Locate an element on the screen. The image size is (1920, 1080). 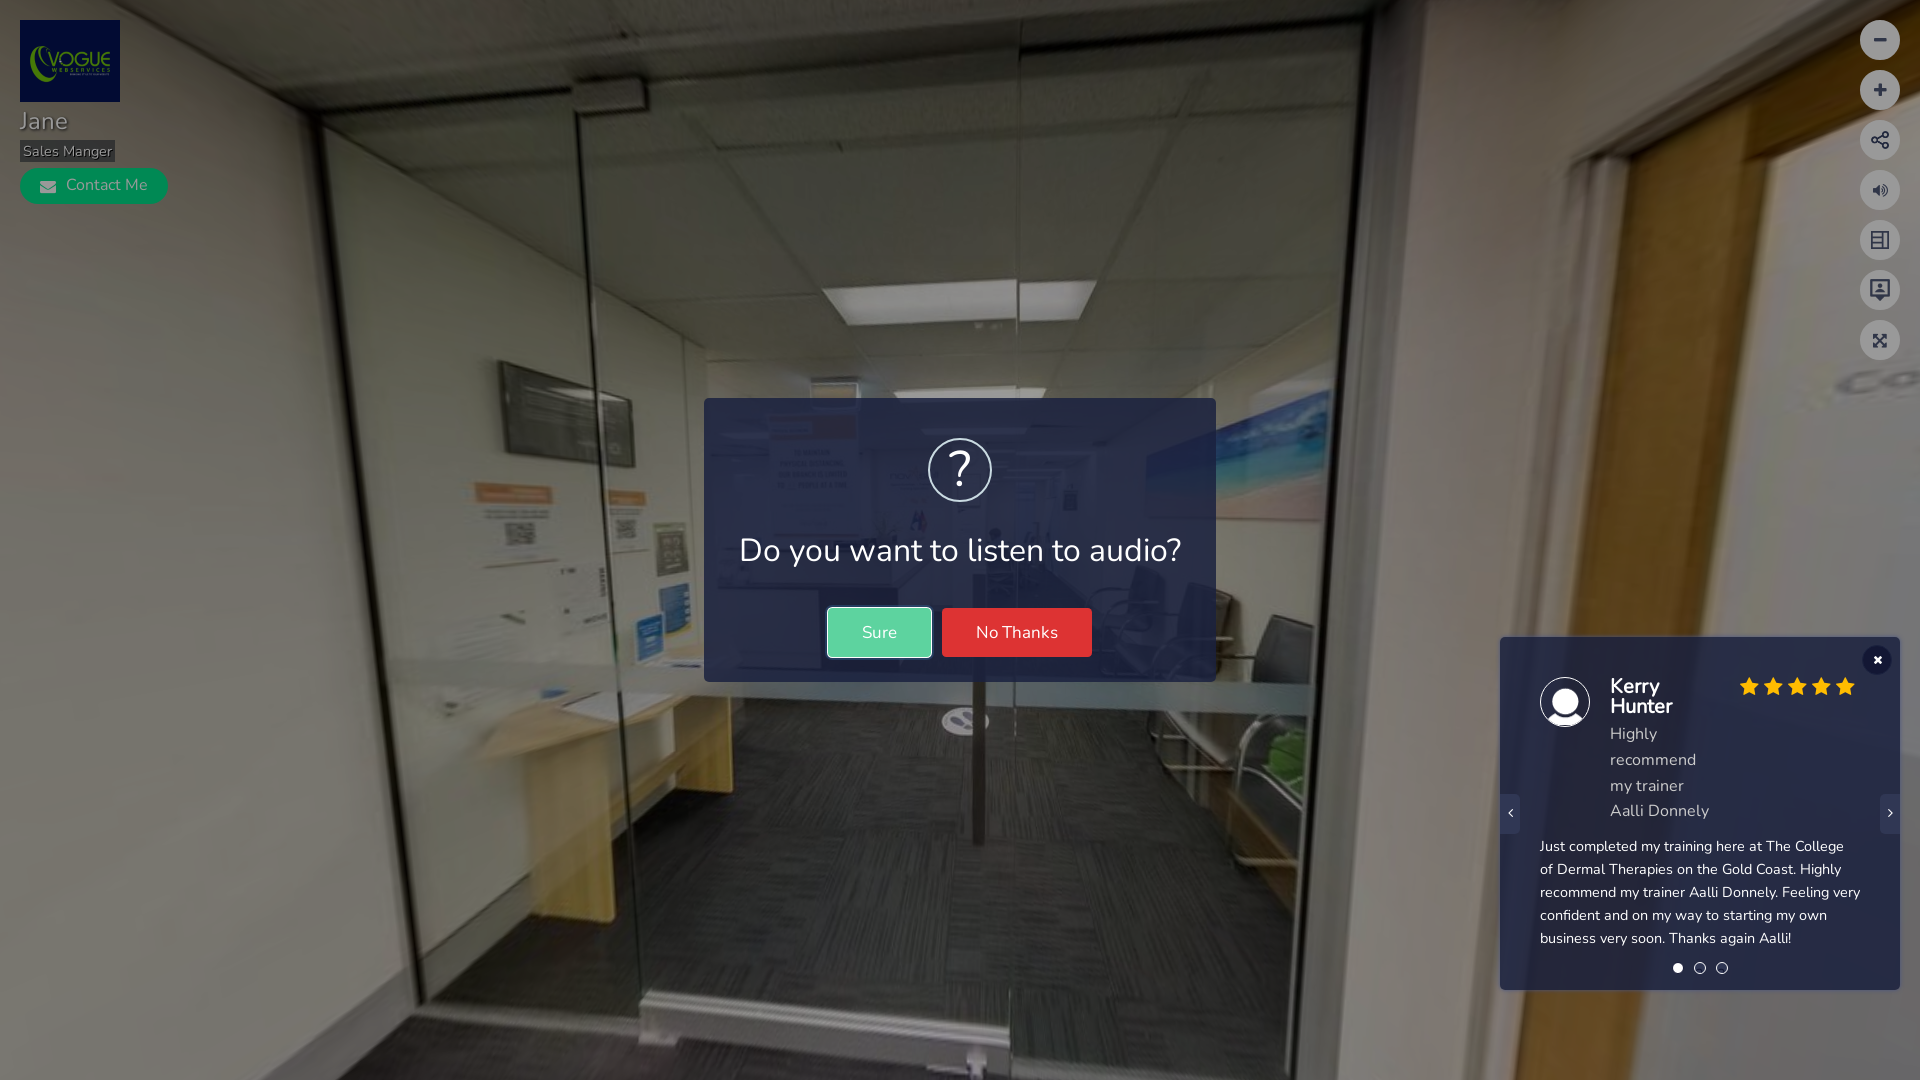
'Social Share' is located at coordinates (1870, 138).